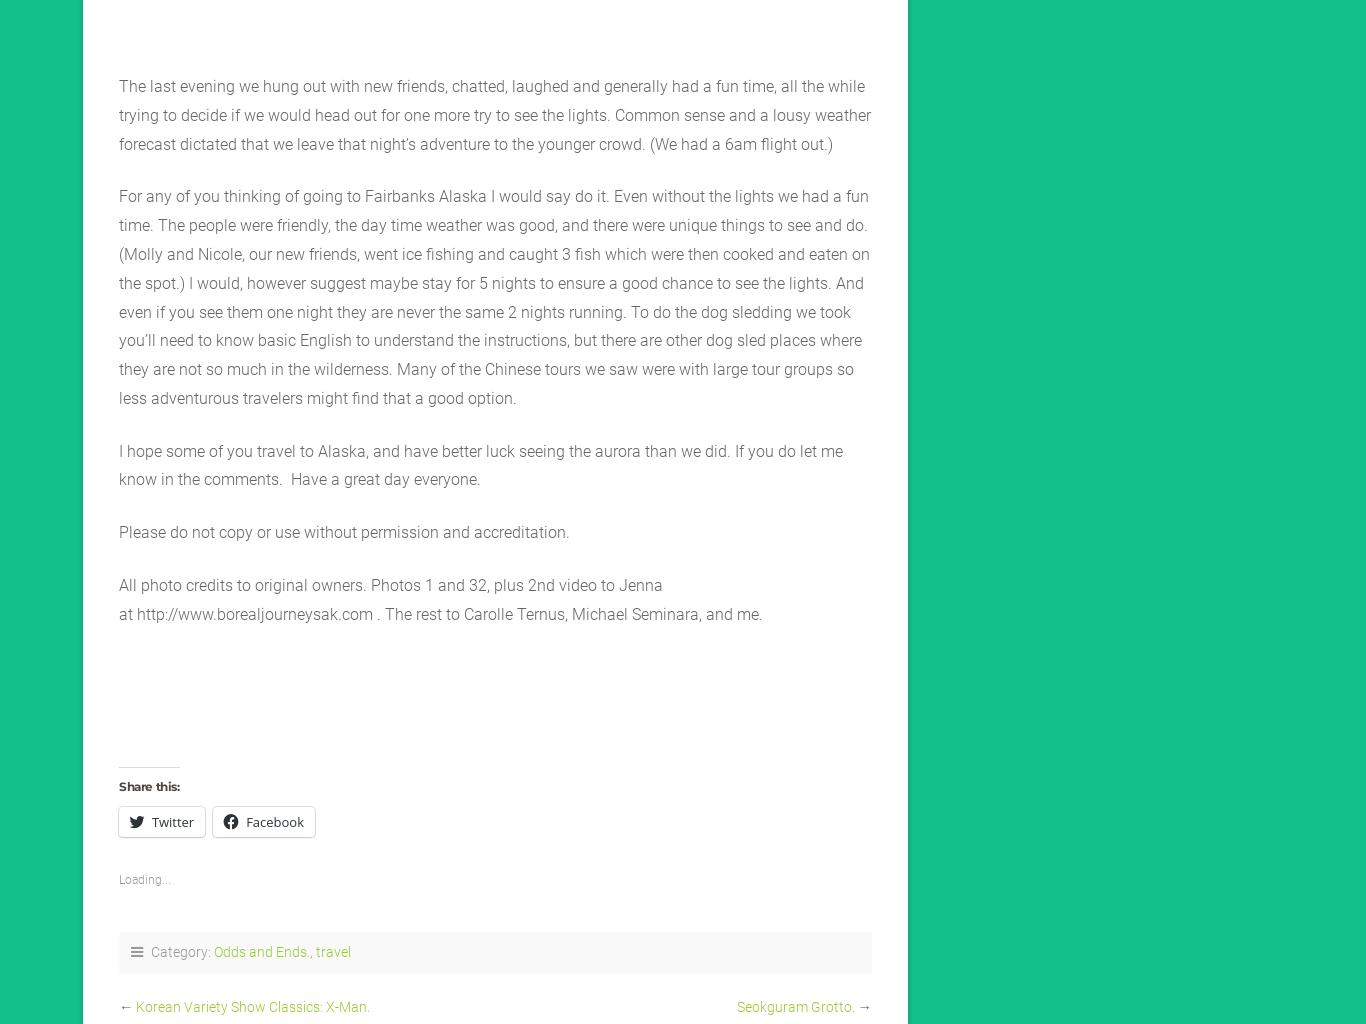 Image resolution: width=1366 pixels, height=1024 pixels. I want to click on 'Loading...', so click(143, 877).